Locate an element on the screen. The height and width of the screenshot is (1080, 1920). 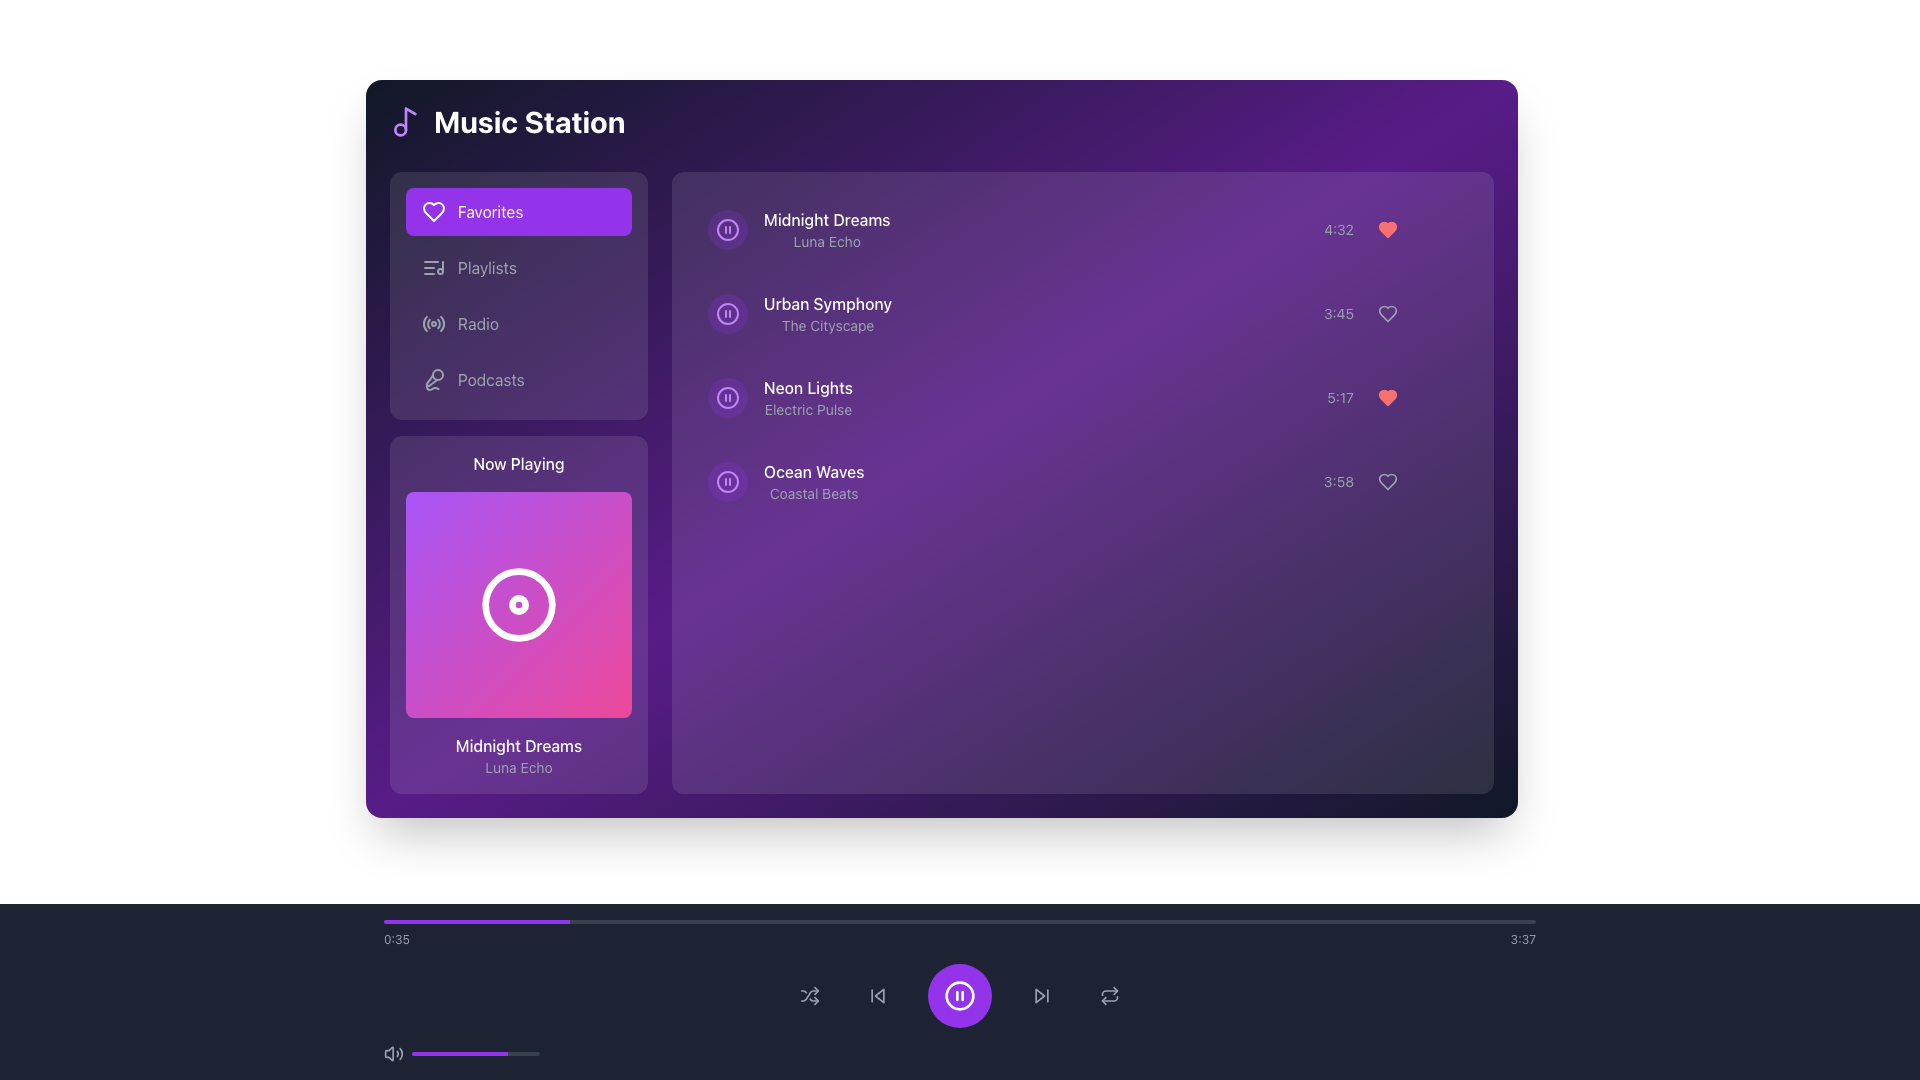
the spinning disc icon styled in white with a circular outline, located in the 'Now Playing' section above the text label 'Midnight Dreams' is located at coordinates (518, 604).